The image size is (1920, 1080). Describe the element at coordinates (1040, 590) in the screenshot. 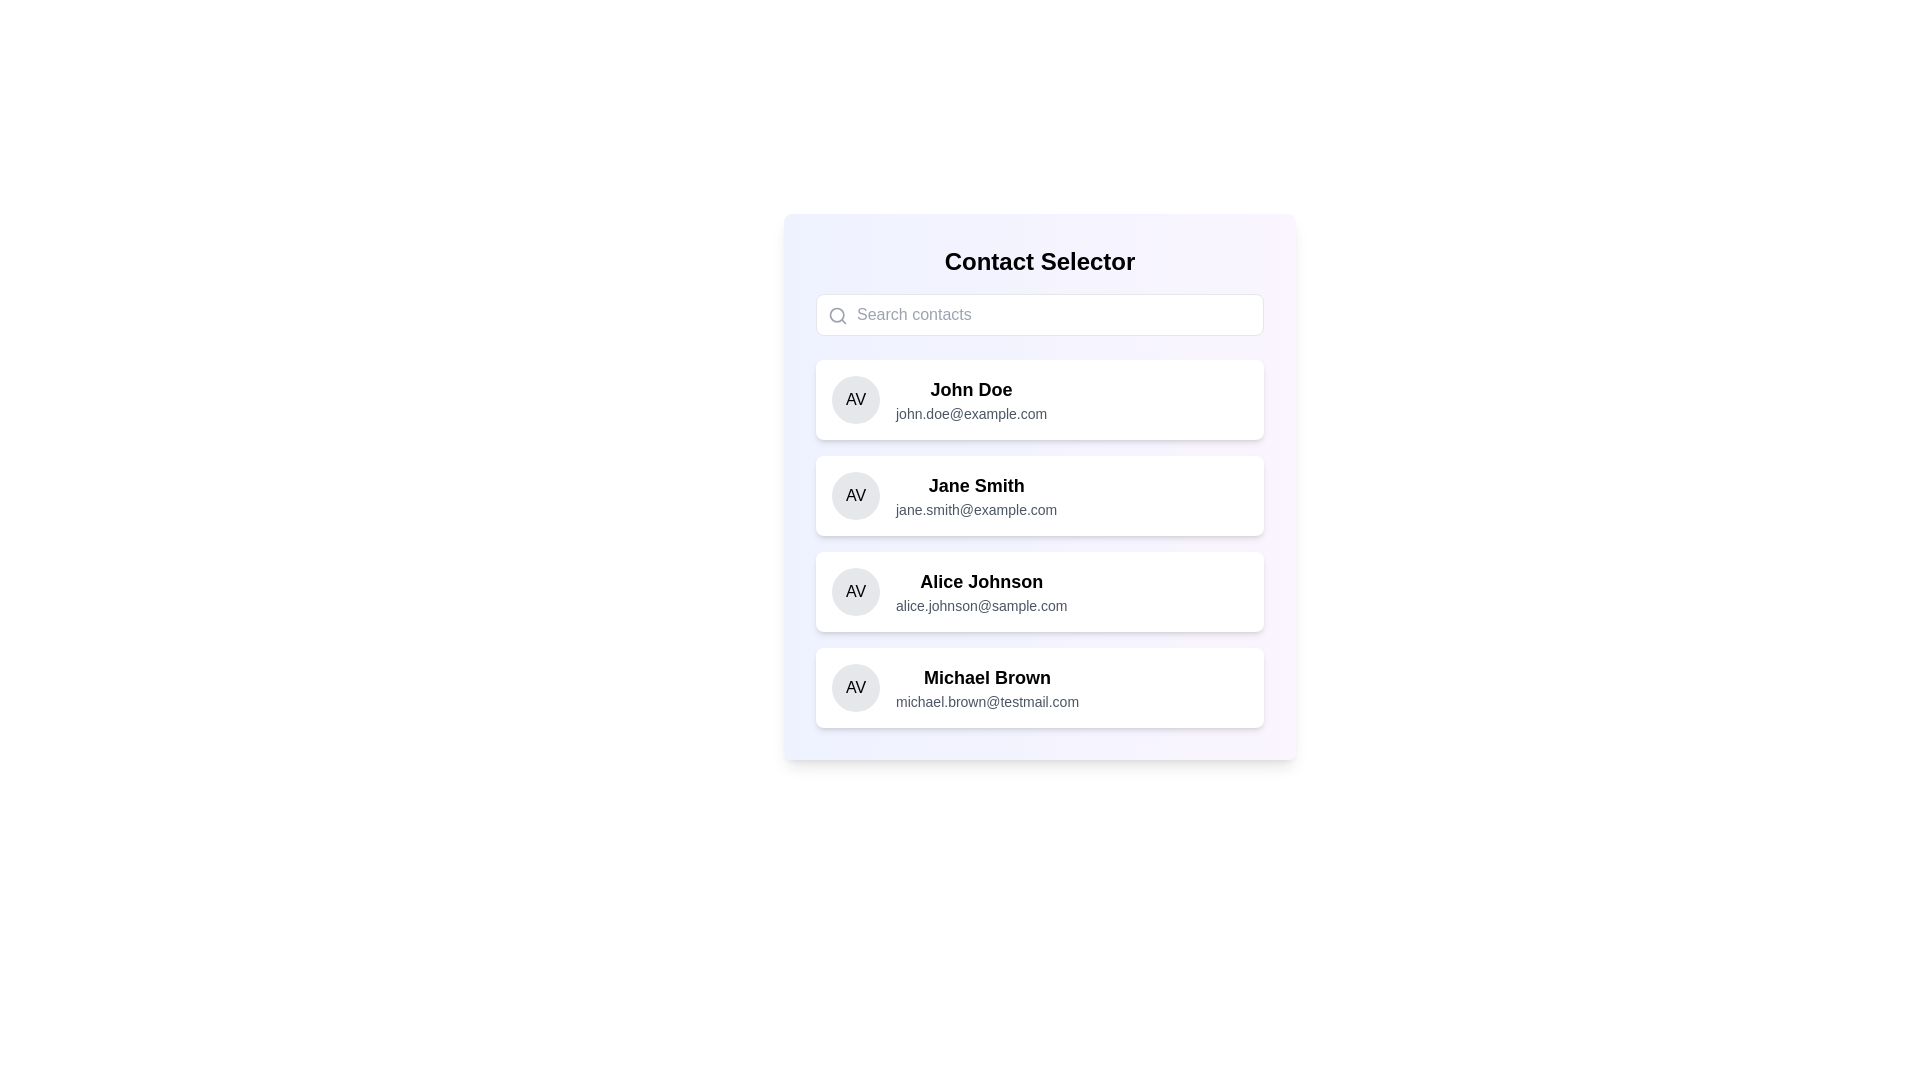

I see `the contact entry card representing the third item in the vertically stacked list` at that location.